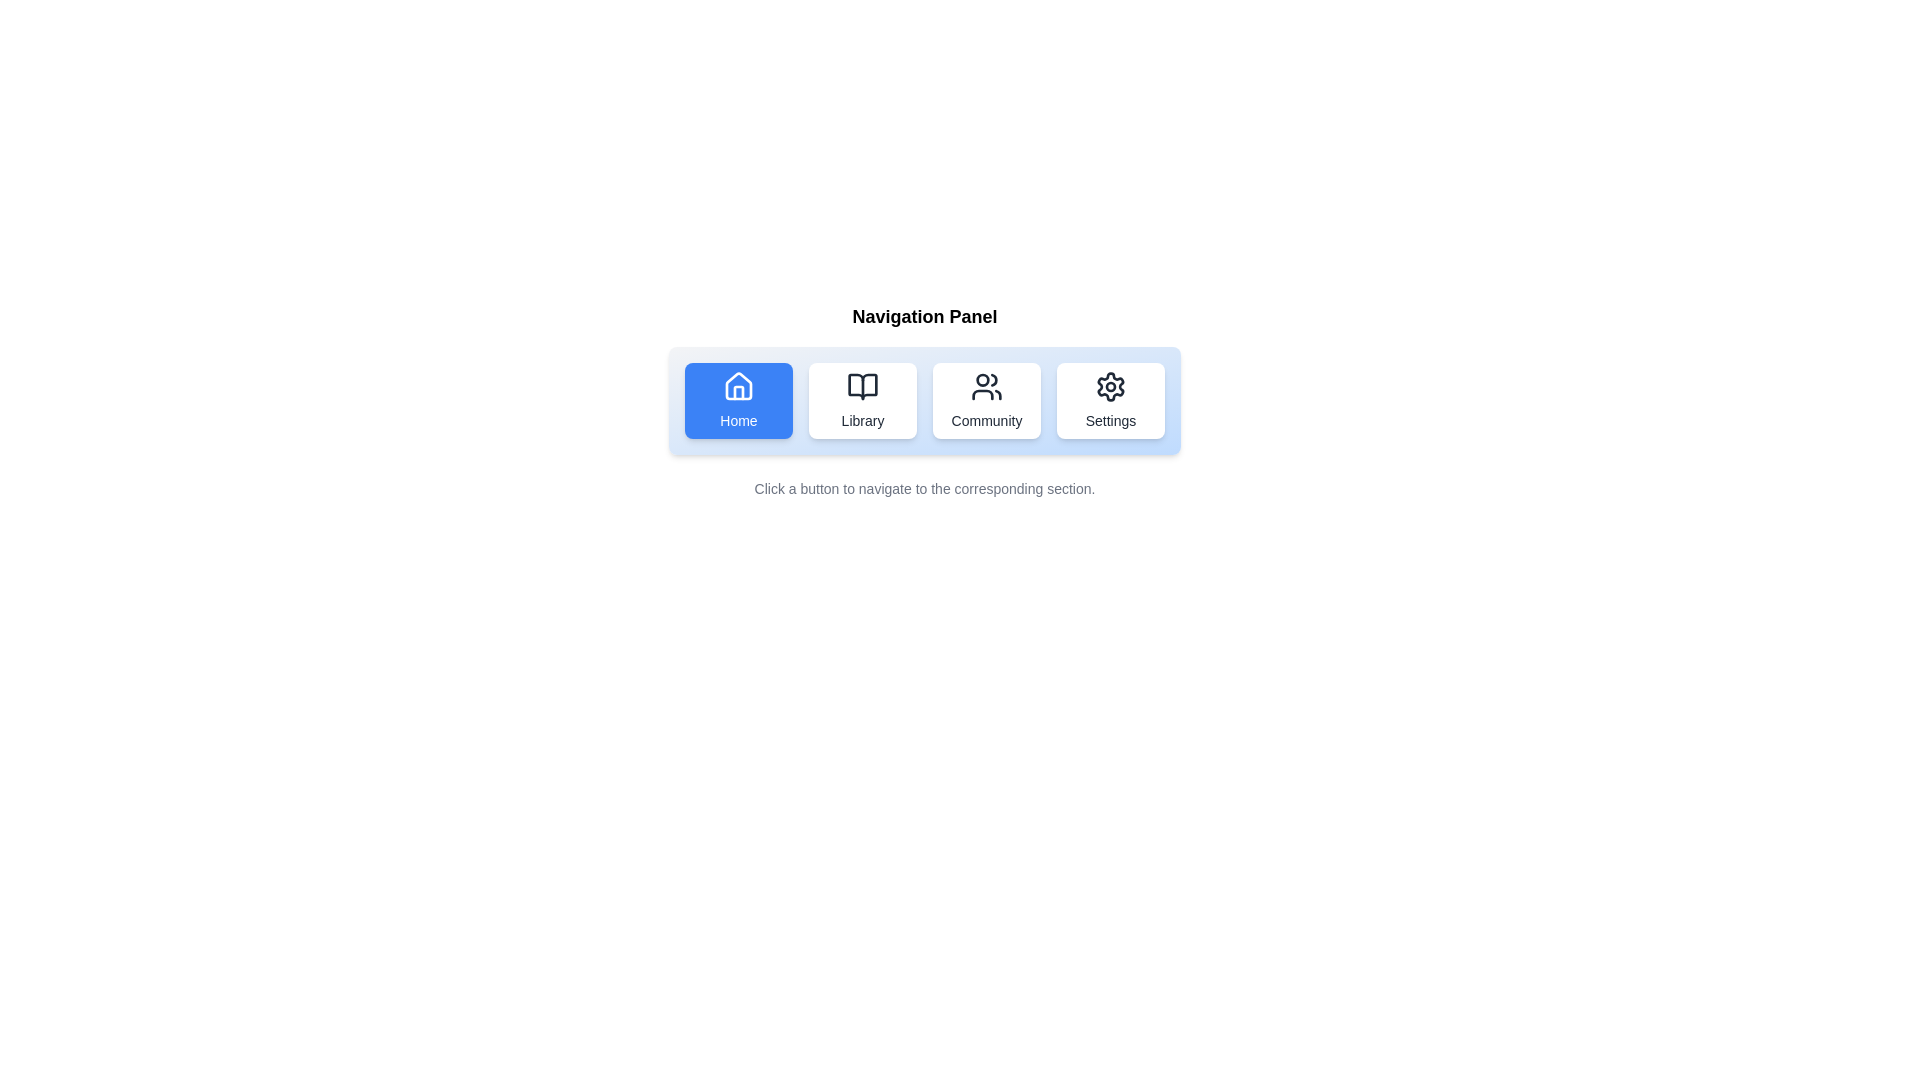 The image size is (1920, 1080). What do you see at coordinates (863, 386) in the screenshot?
I see `the 'Library' button icon in the navigation panel, which visually represents a library or book-related concept` at bounding box center [863, 386].